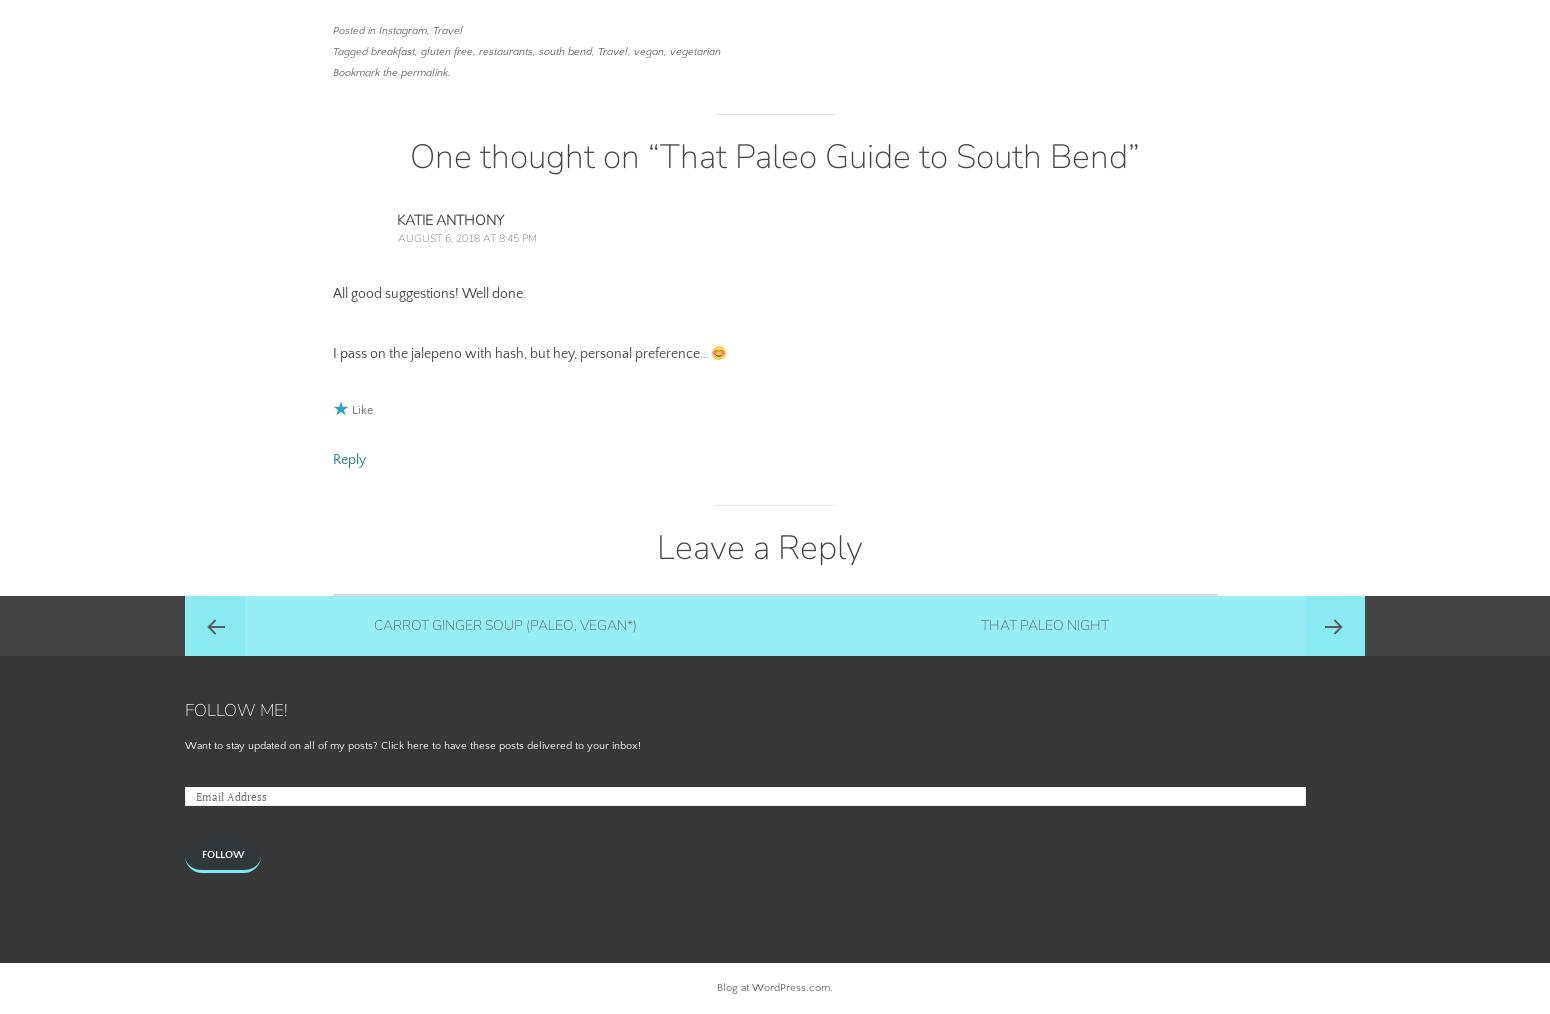 This screenshot has width=1550, height=1014. I want to click on 'breakfast', so click(391, 50).